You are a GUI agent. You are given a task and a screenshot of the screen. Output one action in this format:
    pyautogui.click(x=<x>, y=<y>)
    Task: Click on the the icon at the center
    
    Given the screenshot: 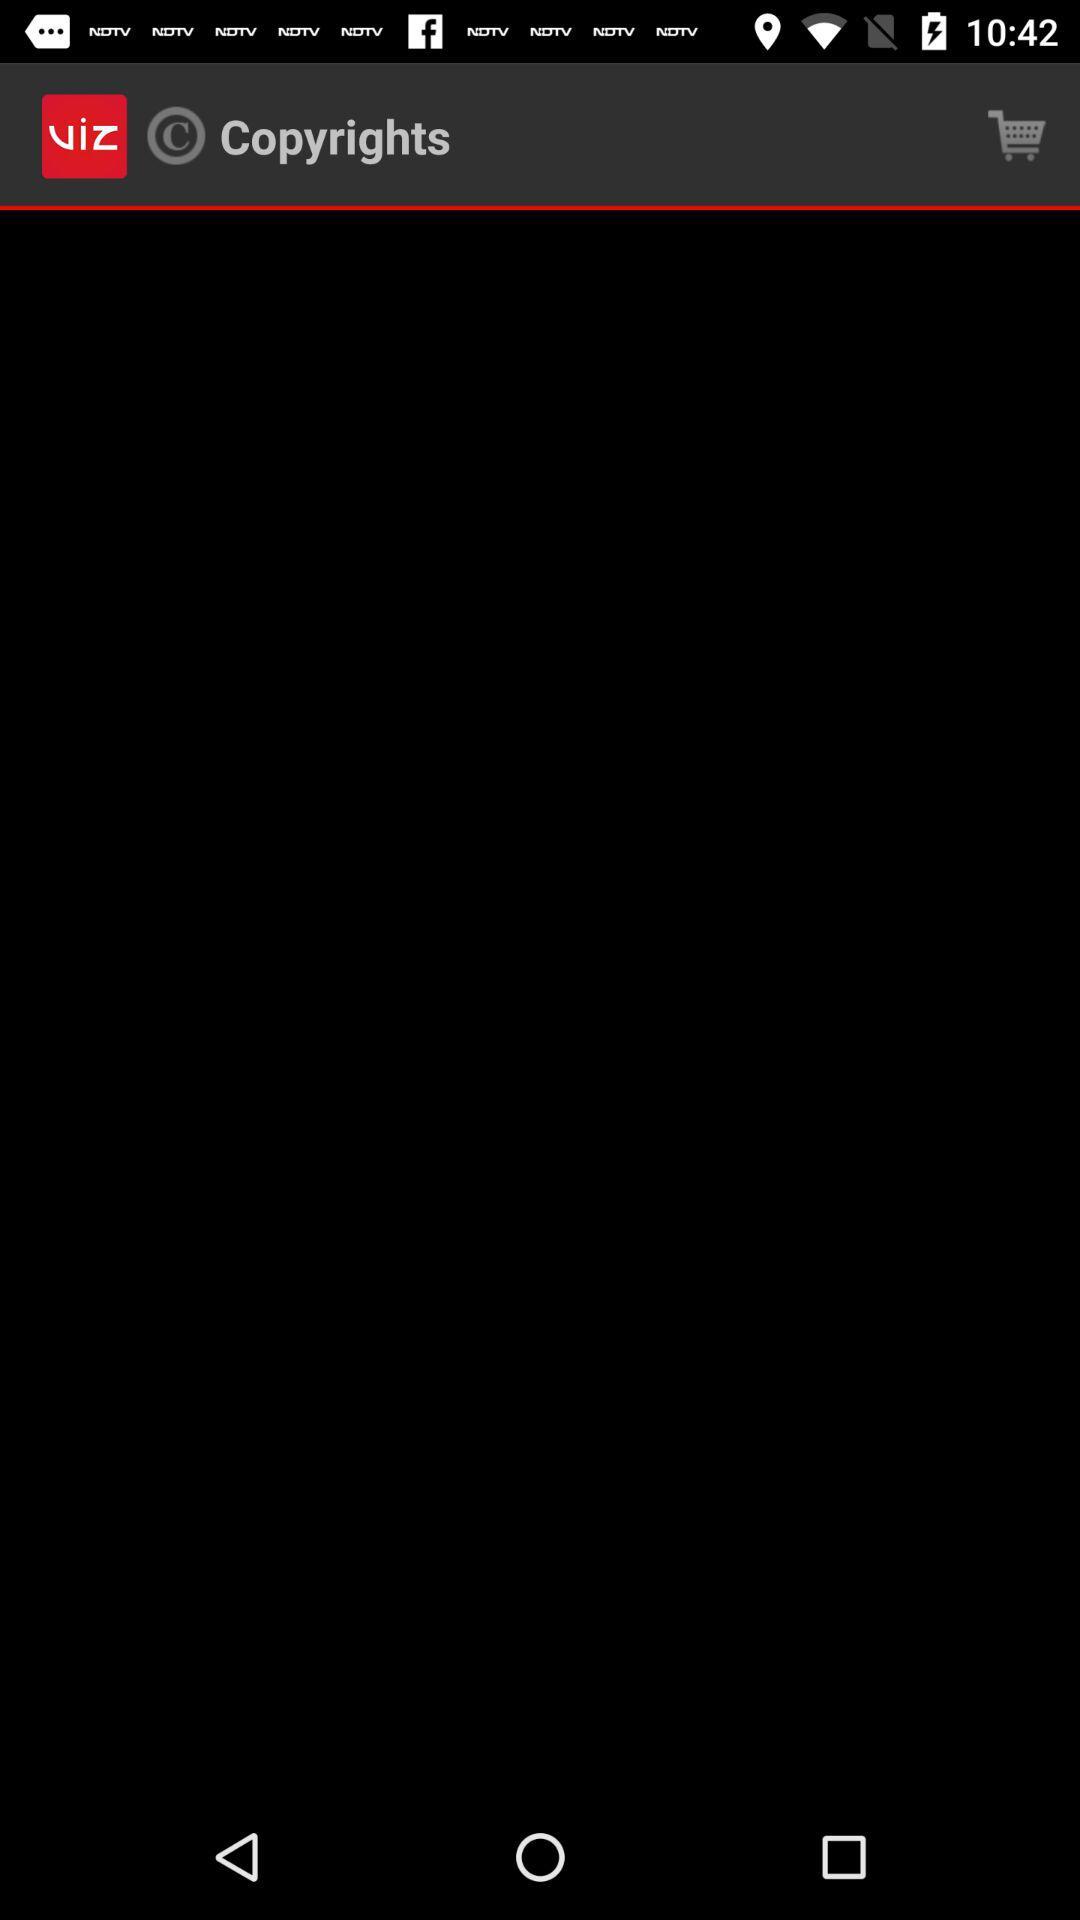 What is the action you would take?
    pyautogui.click(x=540, y=1002)
    